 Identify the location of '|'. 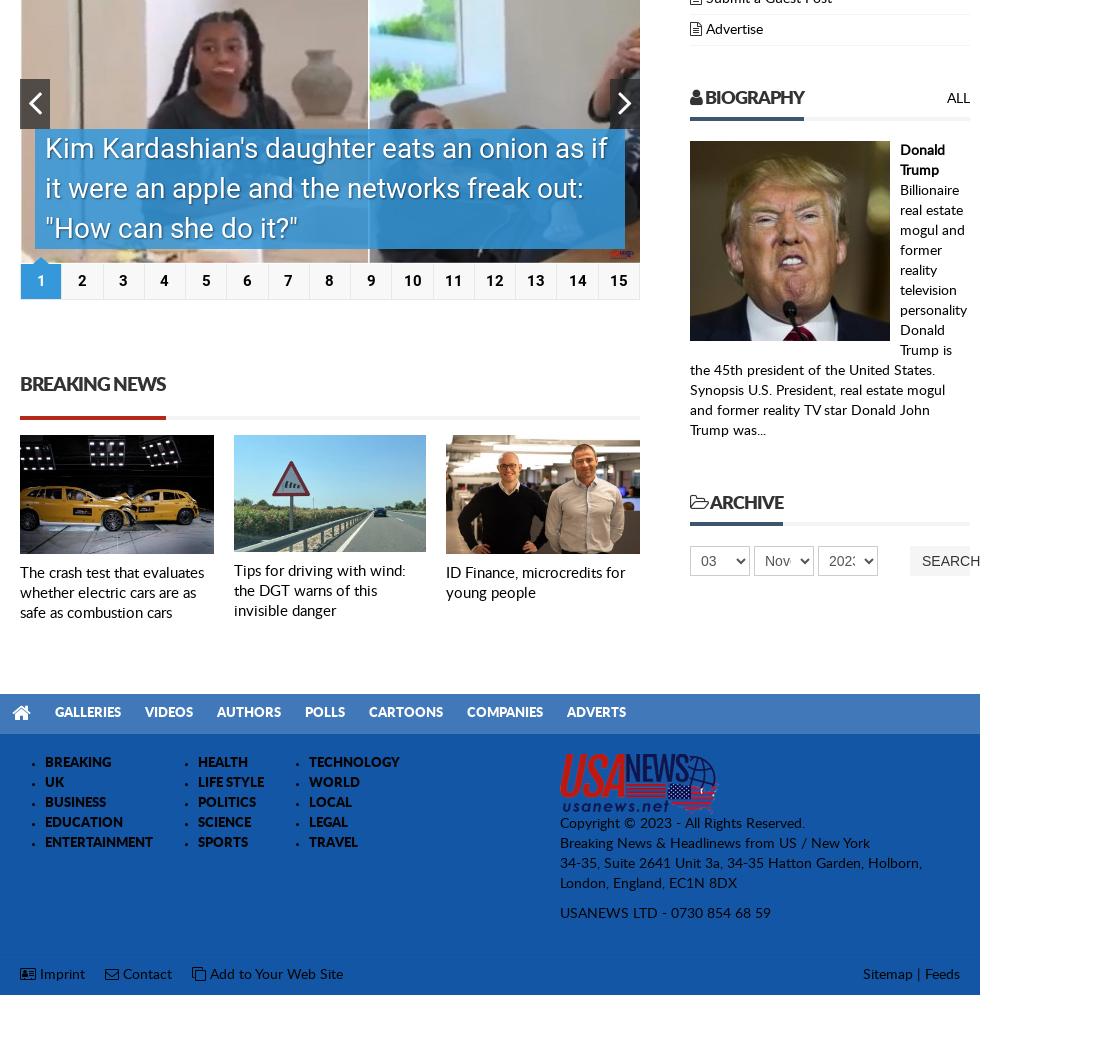
(918, 973).